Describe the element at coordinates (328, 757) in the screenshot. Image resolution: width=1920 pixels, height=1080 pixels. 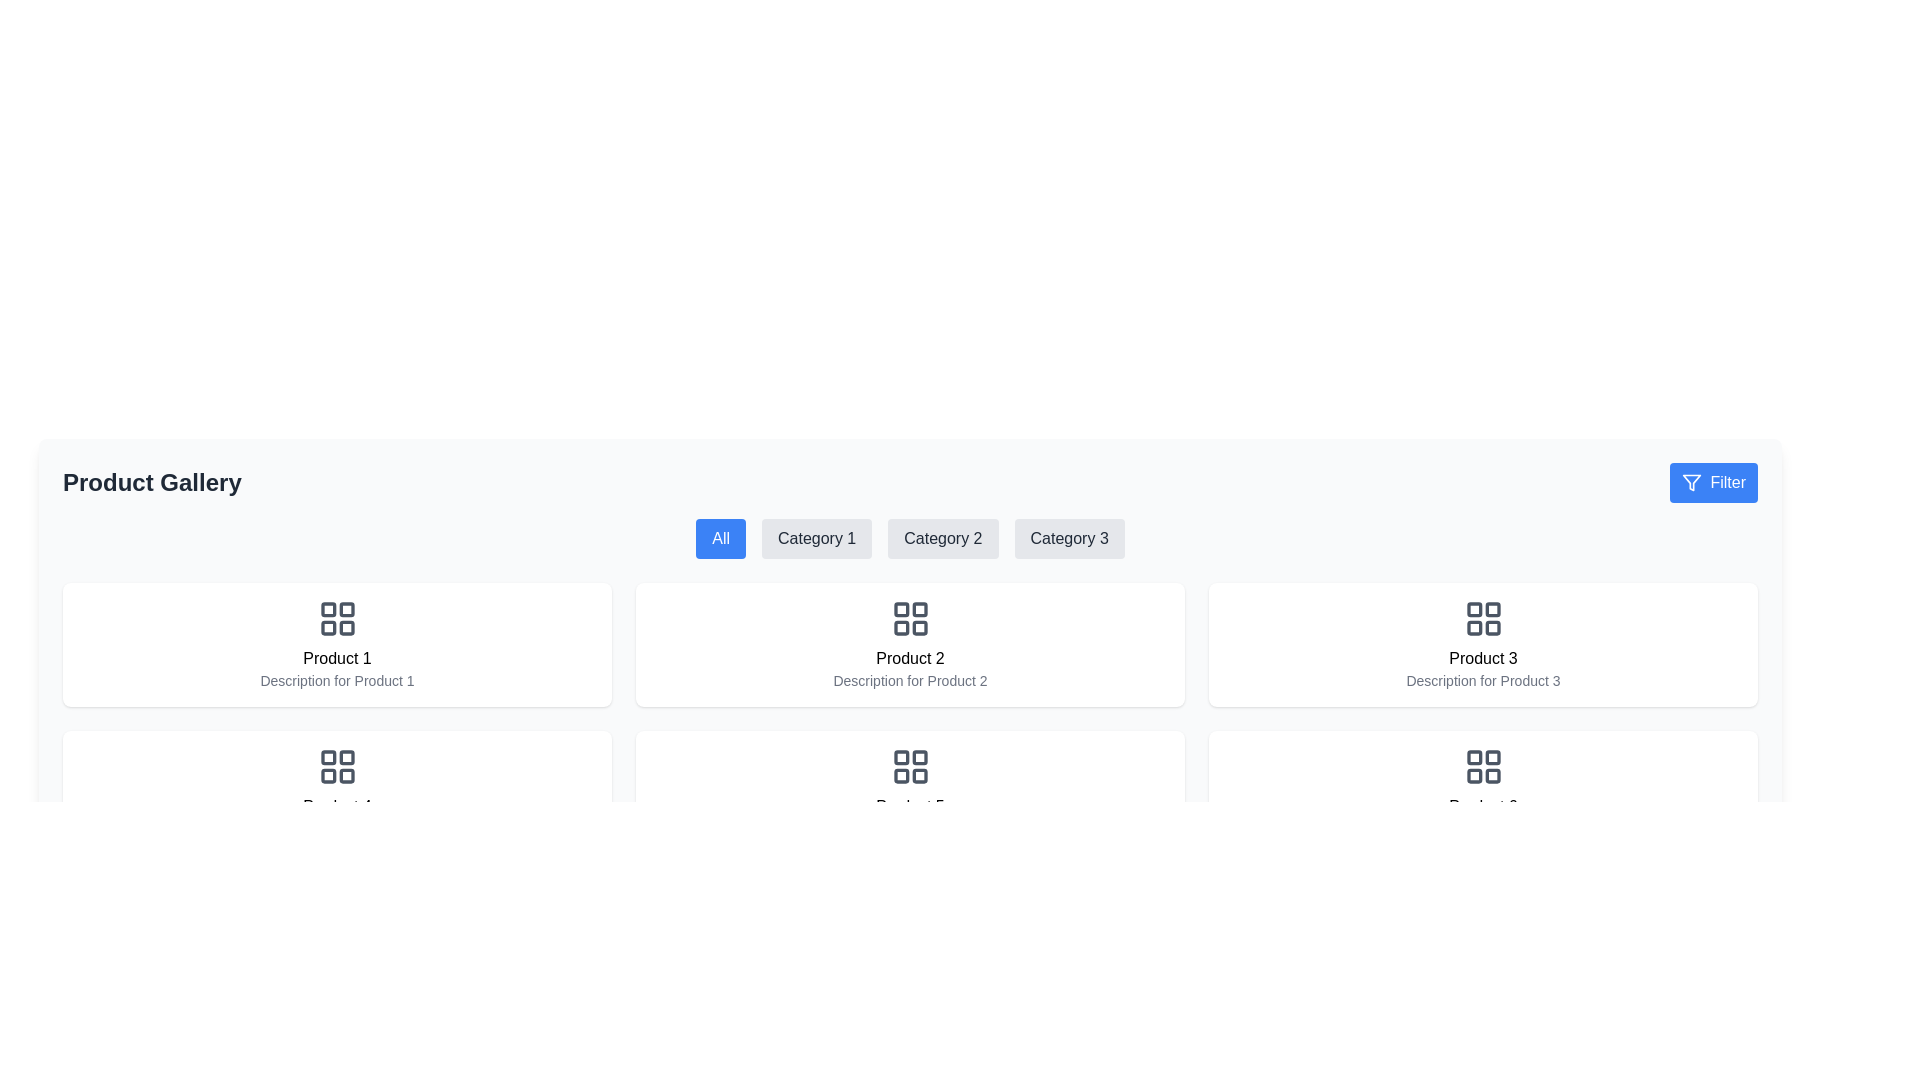
I see `the top-left square with rounded corners in the dark gray grid icon above the text 'Product 4'` at that location.